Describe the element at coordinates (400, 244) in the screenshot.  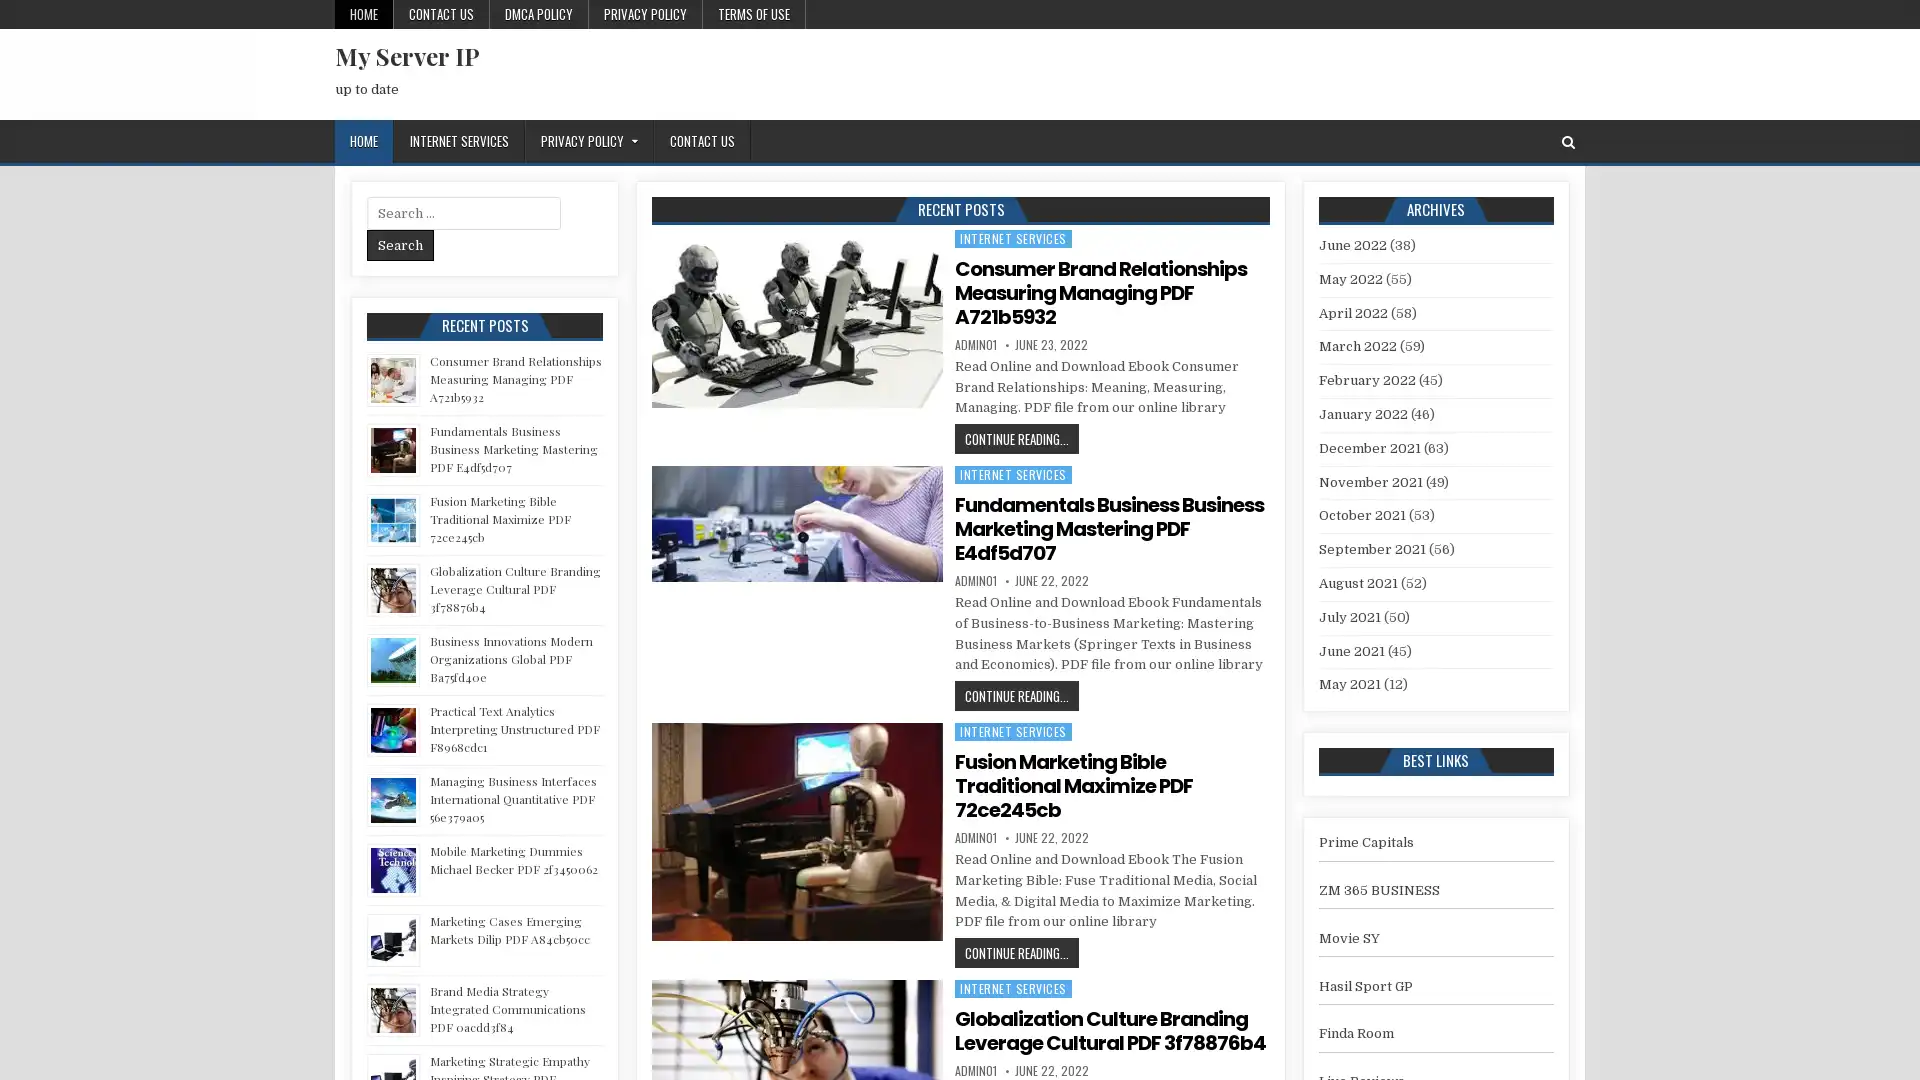
I see `Search` at that location.